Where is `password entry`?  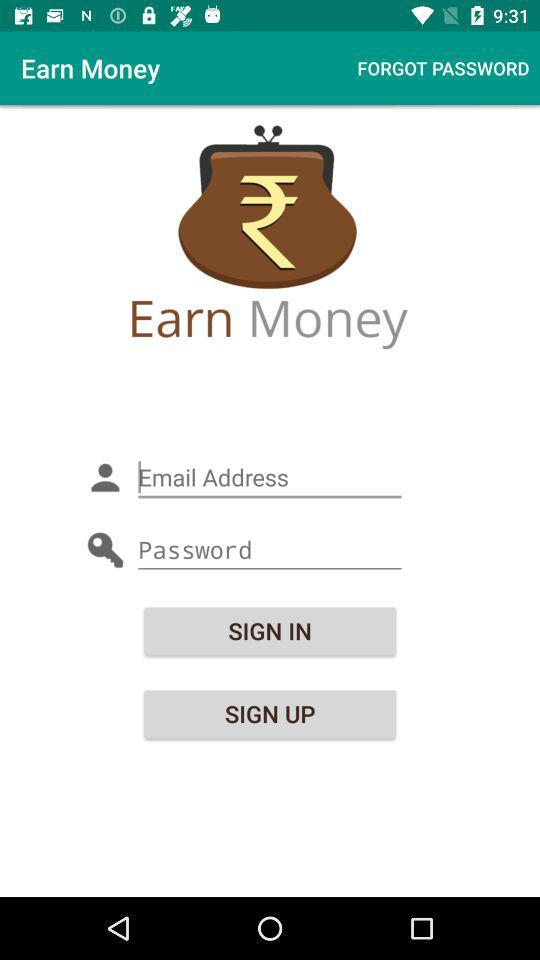
password entry is located at coordinates (270, 550).